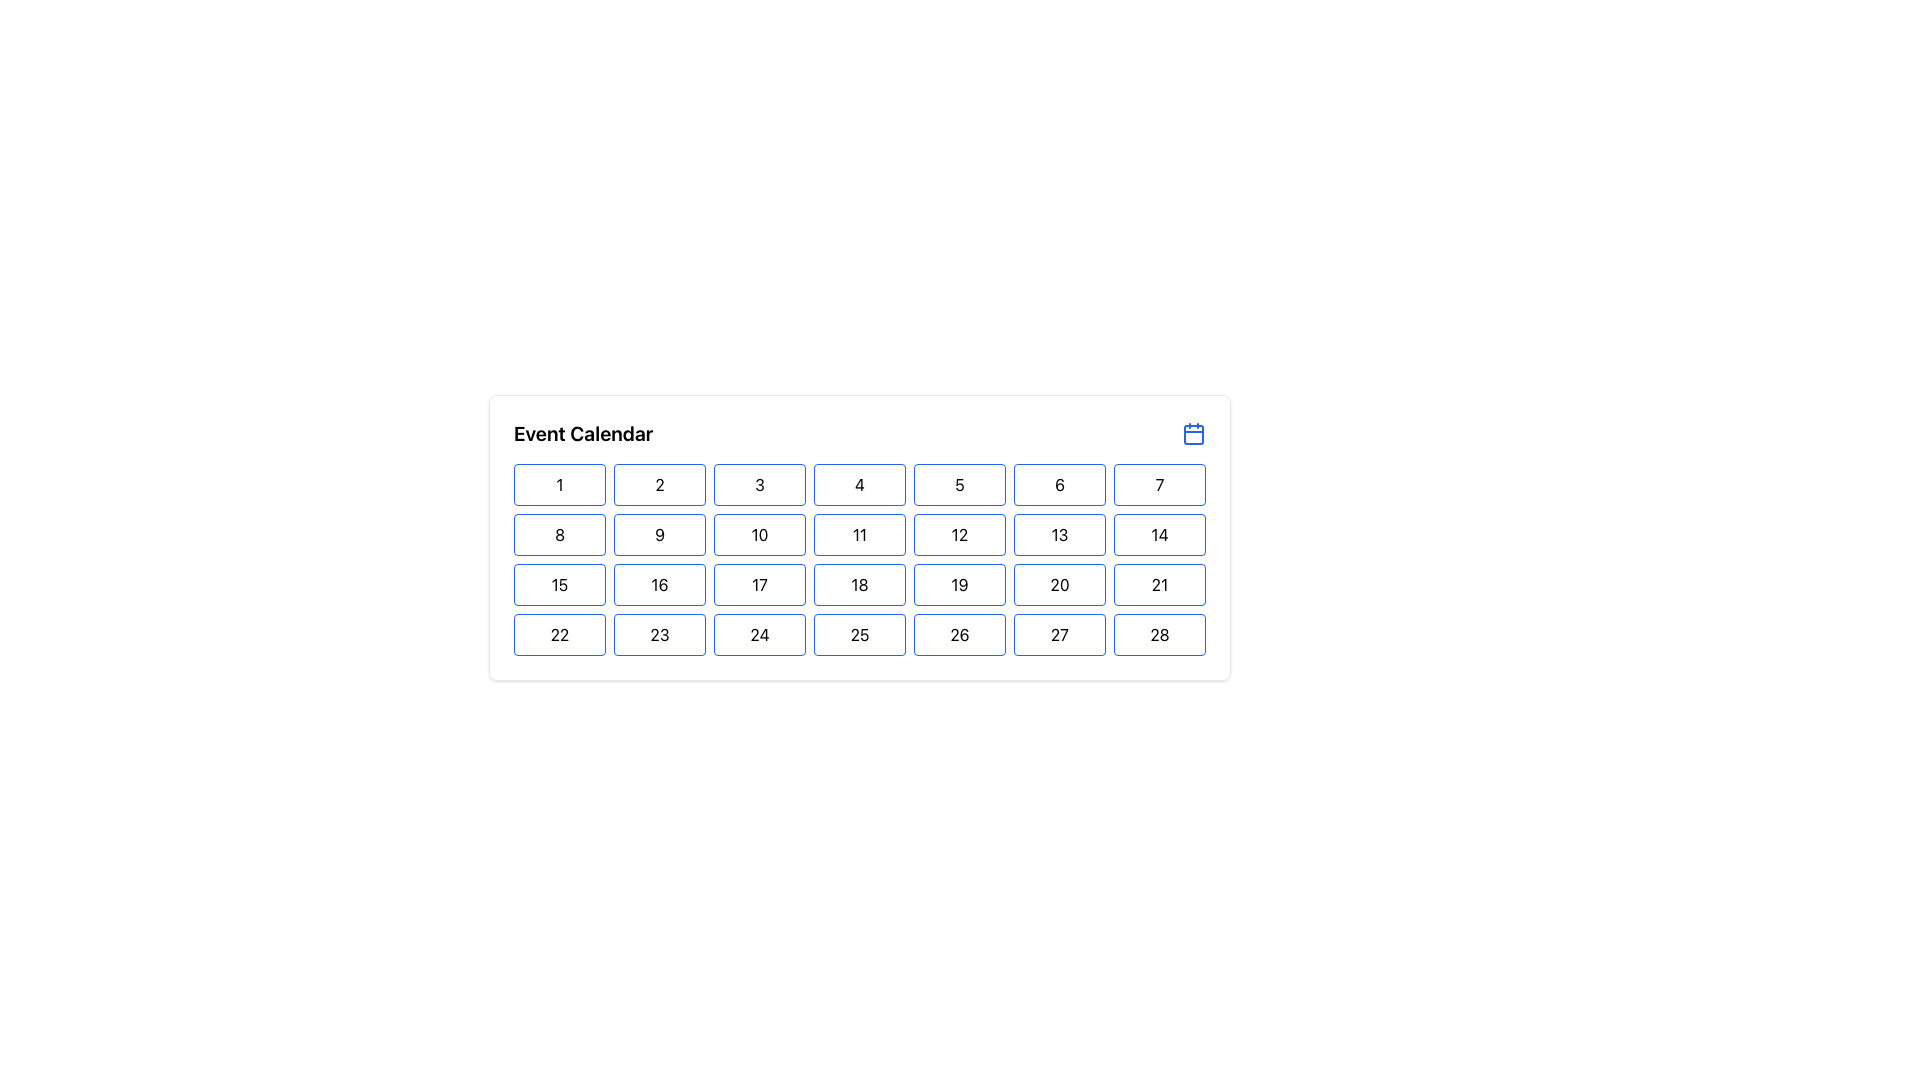 The image size is (1920, 1080). Describe the element at coordinates (859, 583) in the screenshot. I see `the days in the Calendar Panel, which is a rectangular content panel styled with a white background and blue borders, located below the label 'Event Calendar'` at that location.